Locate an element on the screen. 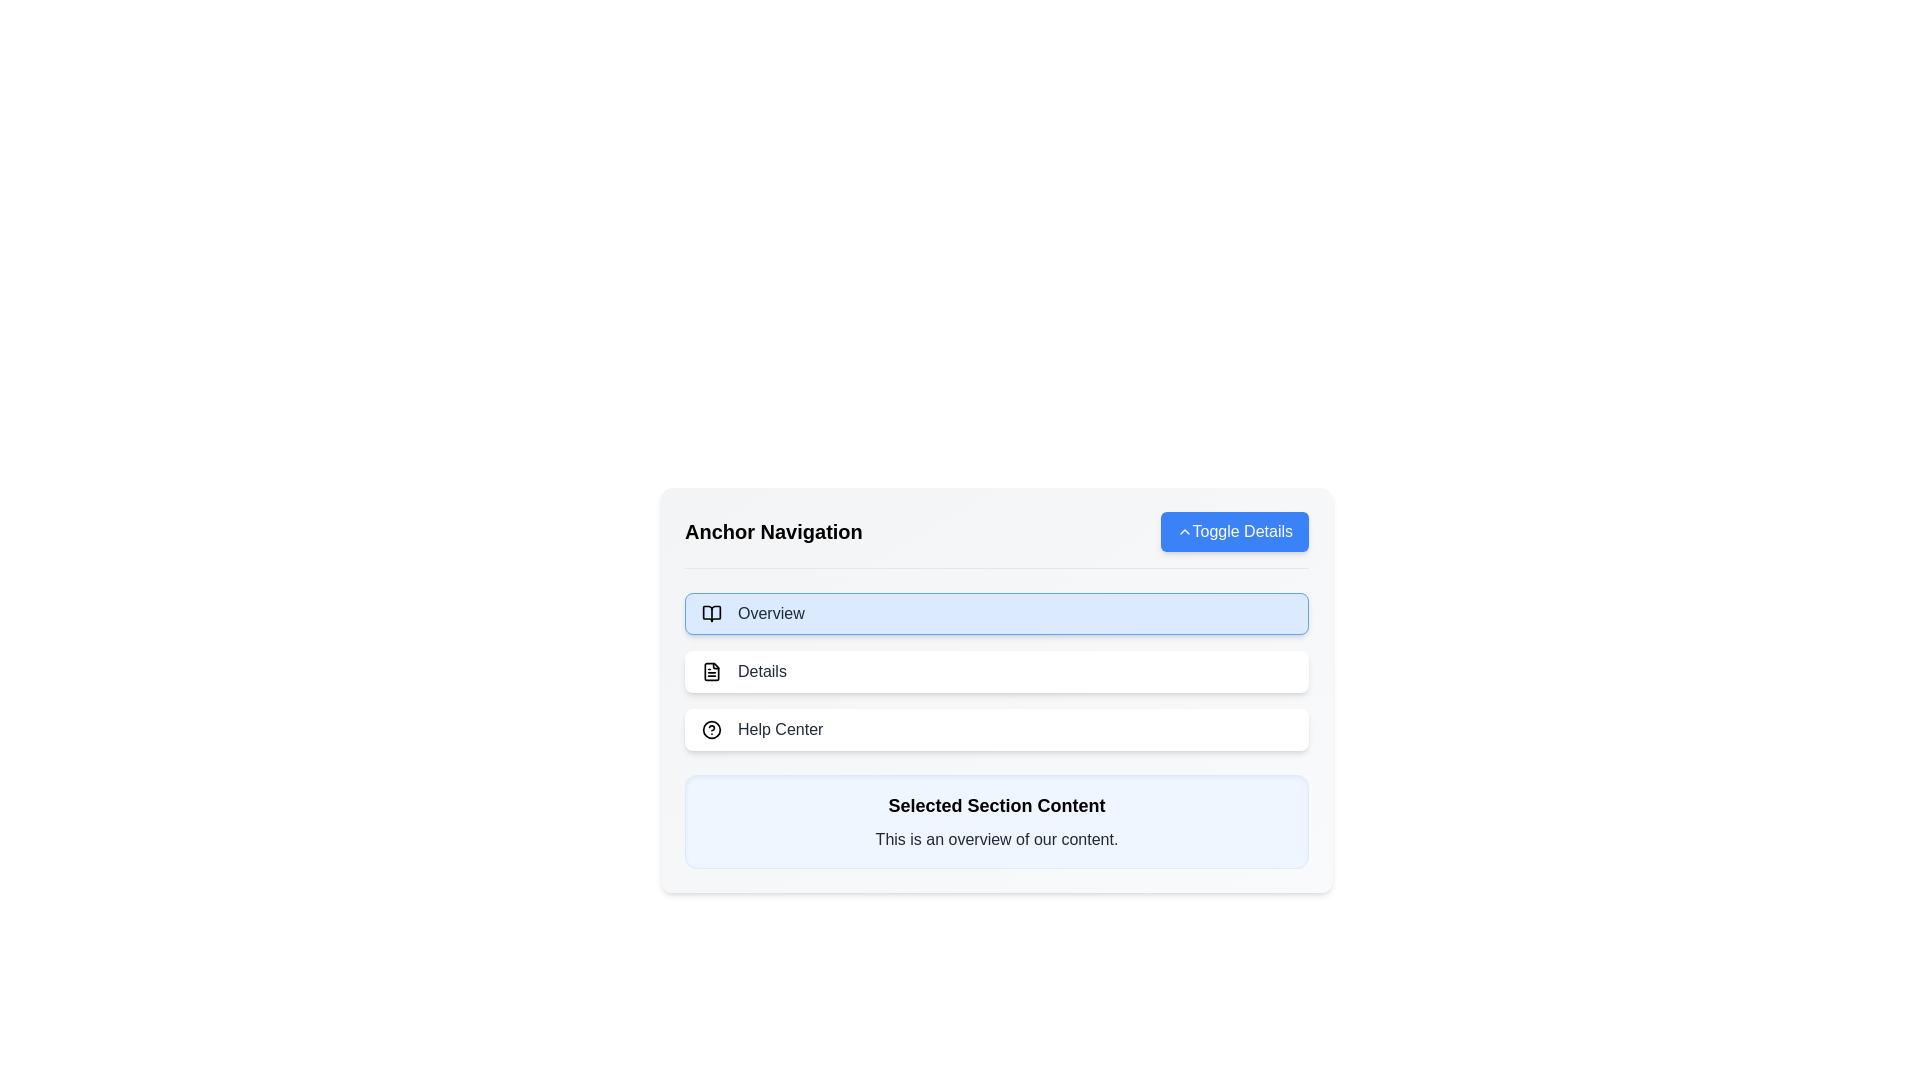 This screenshot has width=1920, height=1080. the 'Overview' icon in the navigation menu, which visually indicates the option and is positioned next to the 'Overview' label is located at coordinates (711, 612).